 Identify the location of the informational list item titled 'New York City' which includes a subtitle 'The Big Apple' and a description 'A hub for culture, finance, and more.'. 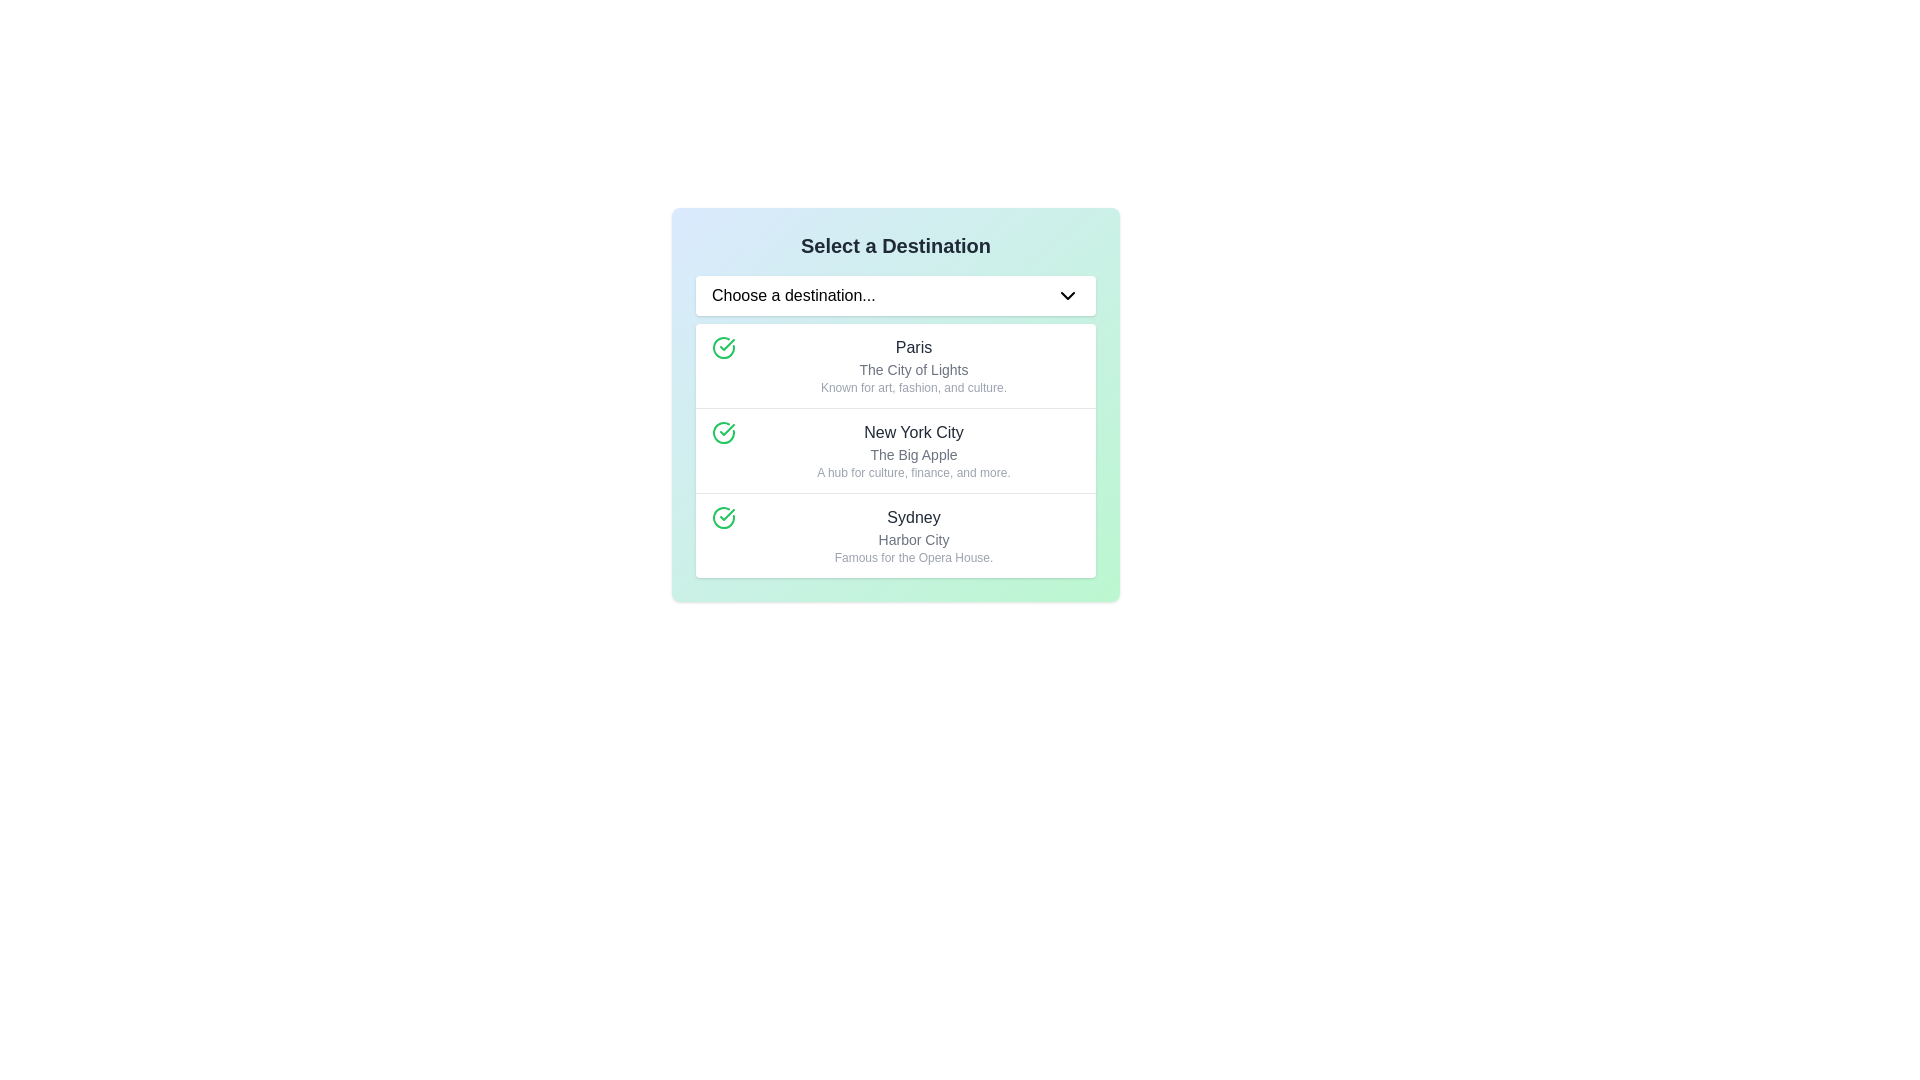
(912, 451).